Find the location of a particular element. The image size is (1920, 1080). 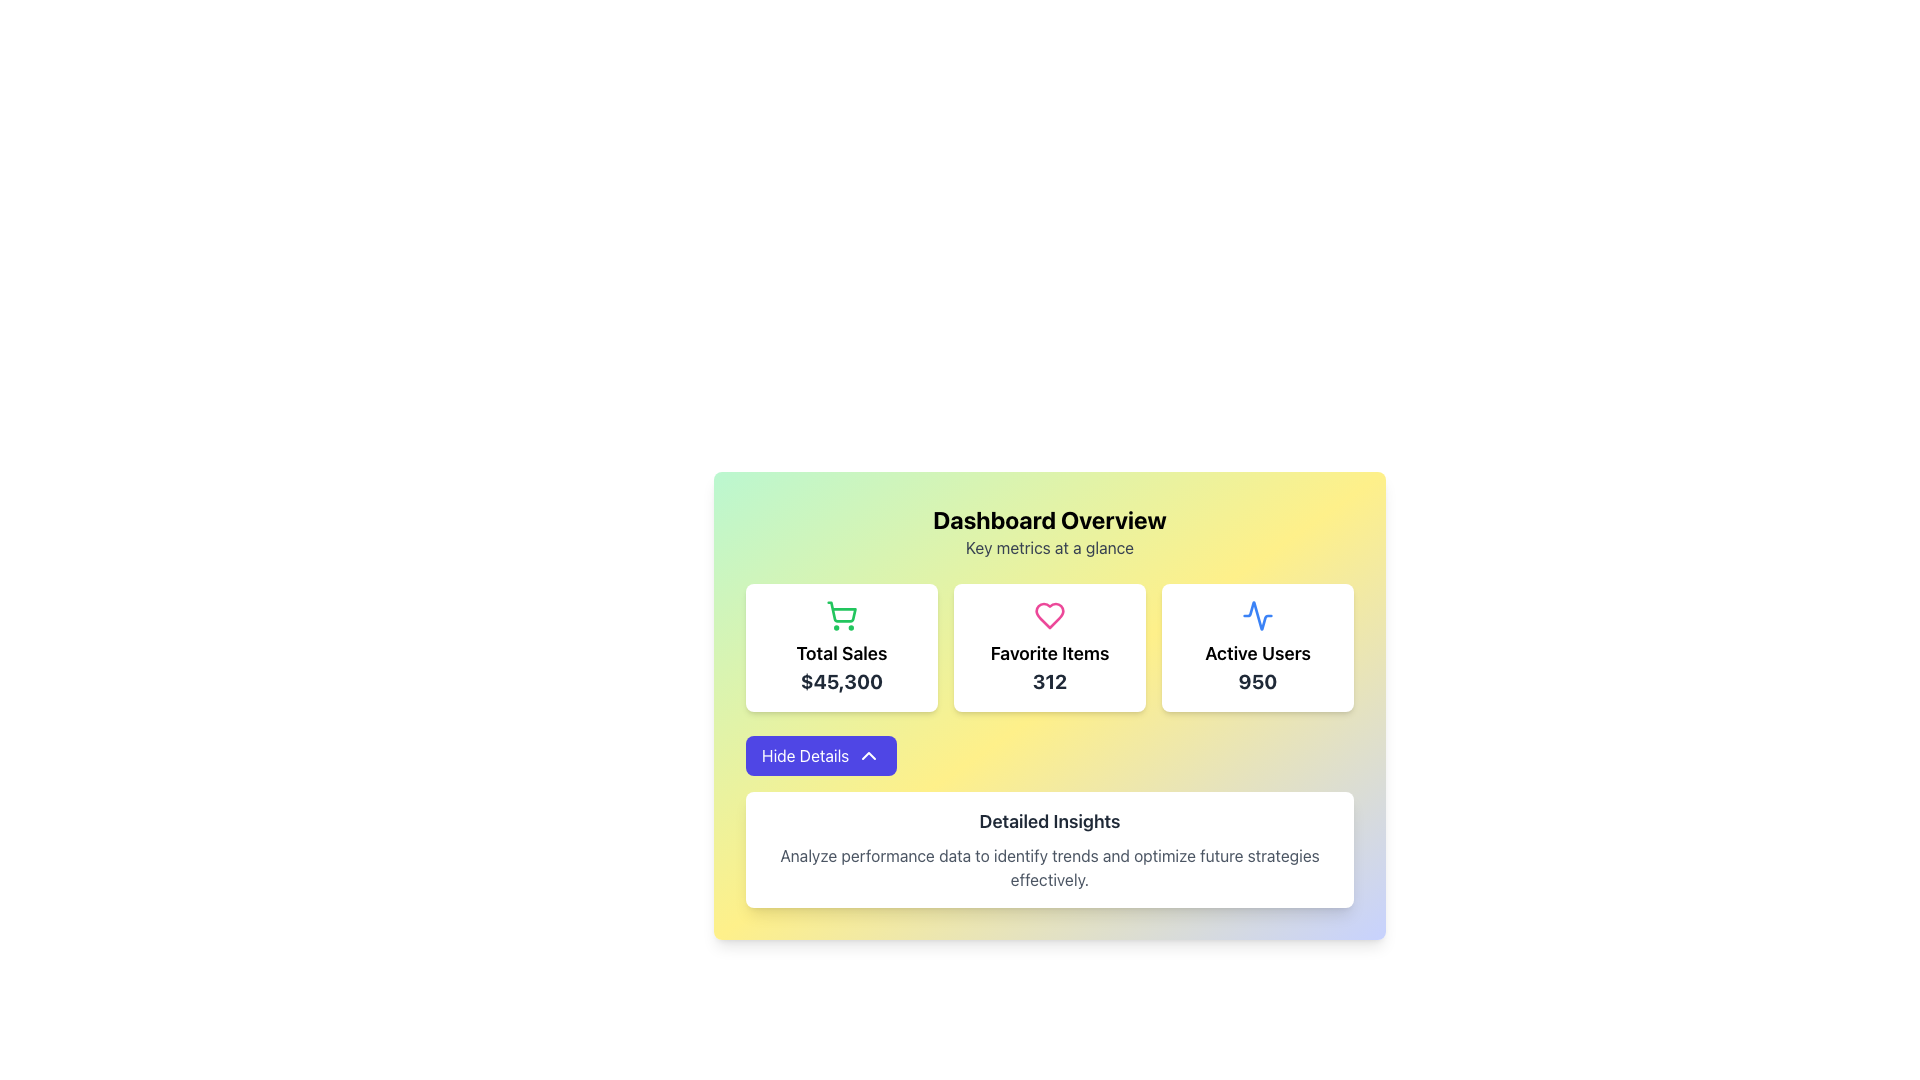

information displayed in the Information Panel, which is a white box with a shadow containing the title 'Detailed Insights' and a descriptive paragraph, located at the bottom section of the dashboard interface is located at coordinates (1049, 849).